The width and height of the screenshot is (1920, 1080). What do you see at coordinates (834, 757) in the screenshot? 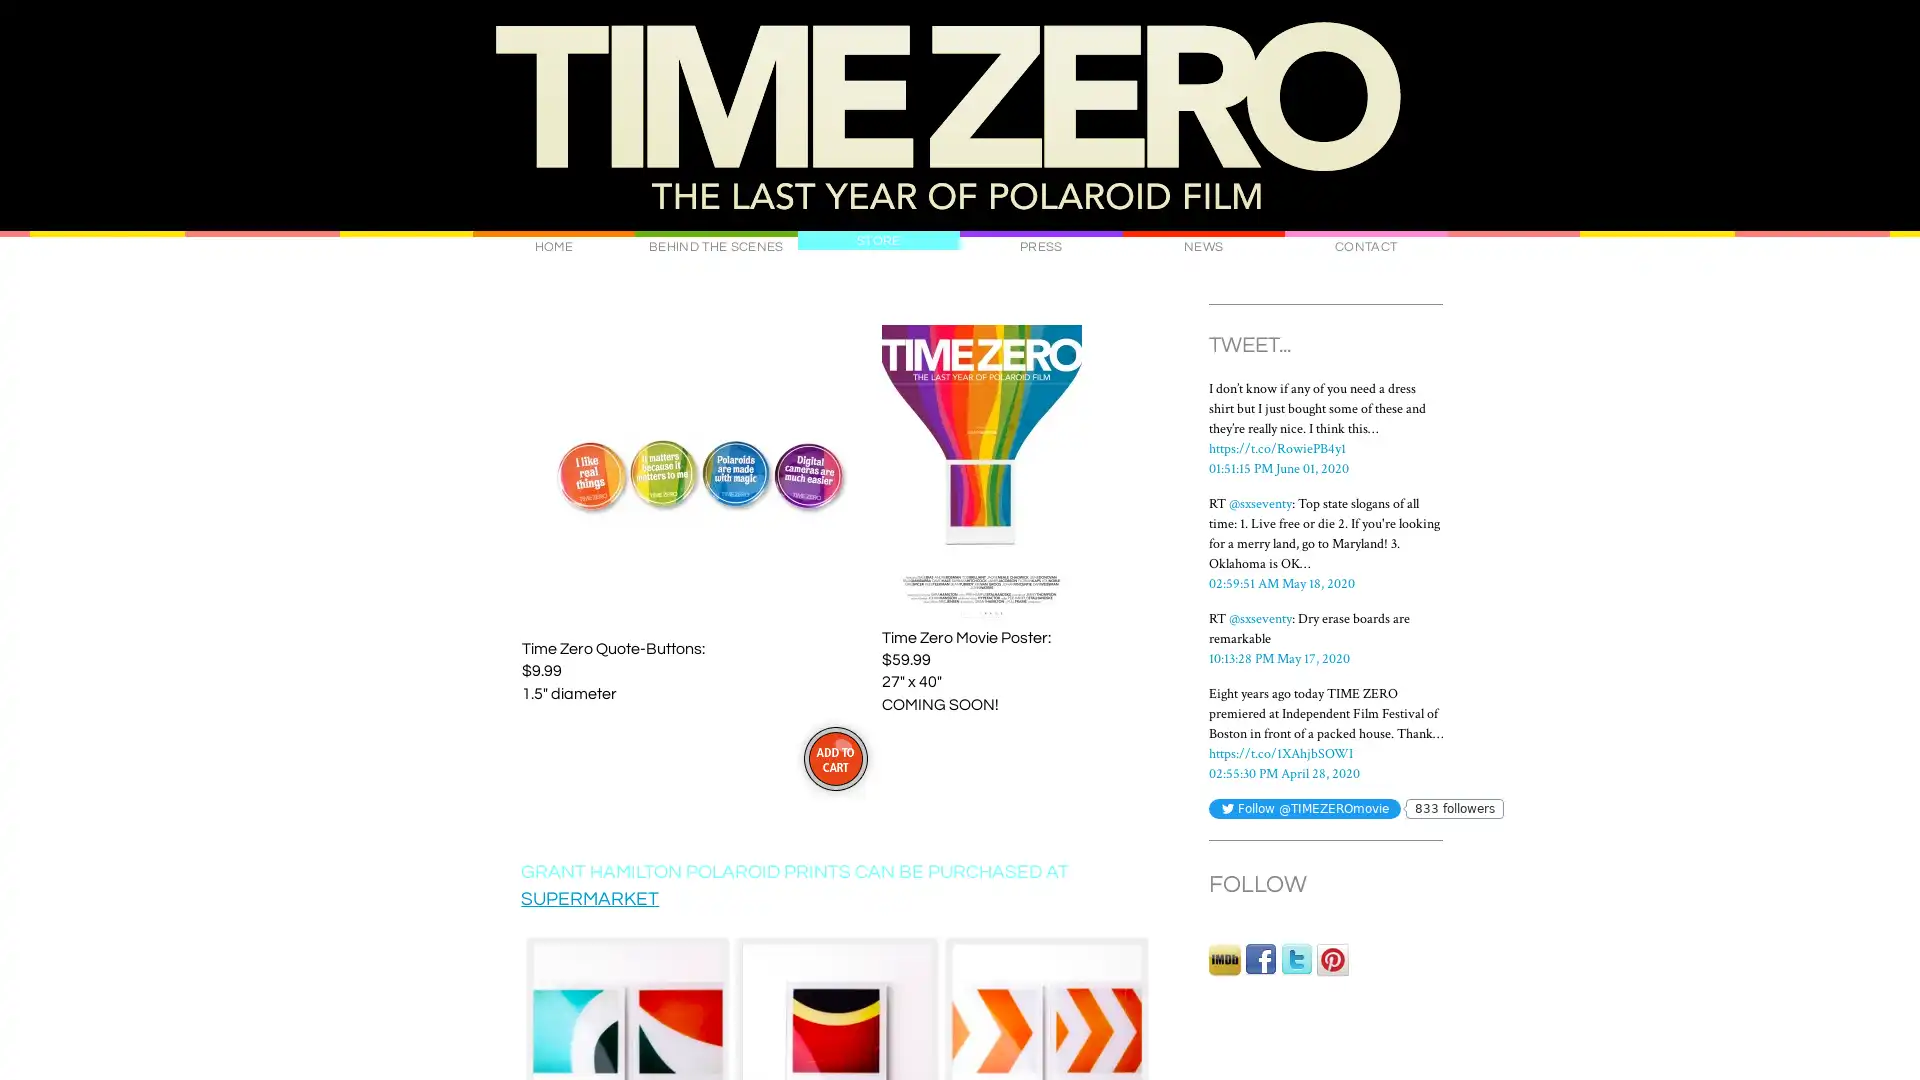
I see `PayPal - The safer, easier way to pay online!` at bounding box center [834, 757].